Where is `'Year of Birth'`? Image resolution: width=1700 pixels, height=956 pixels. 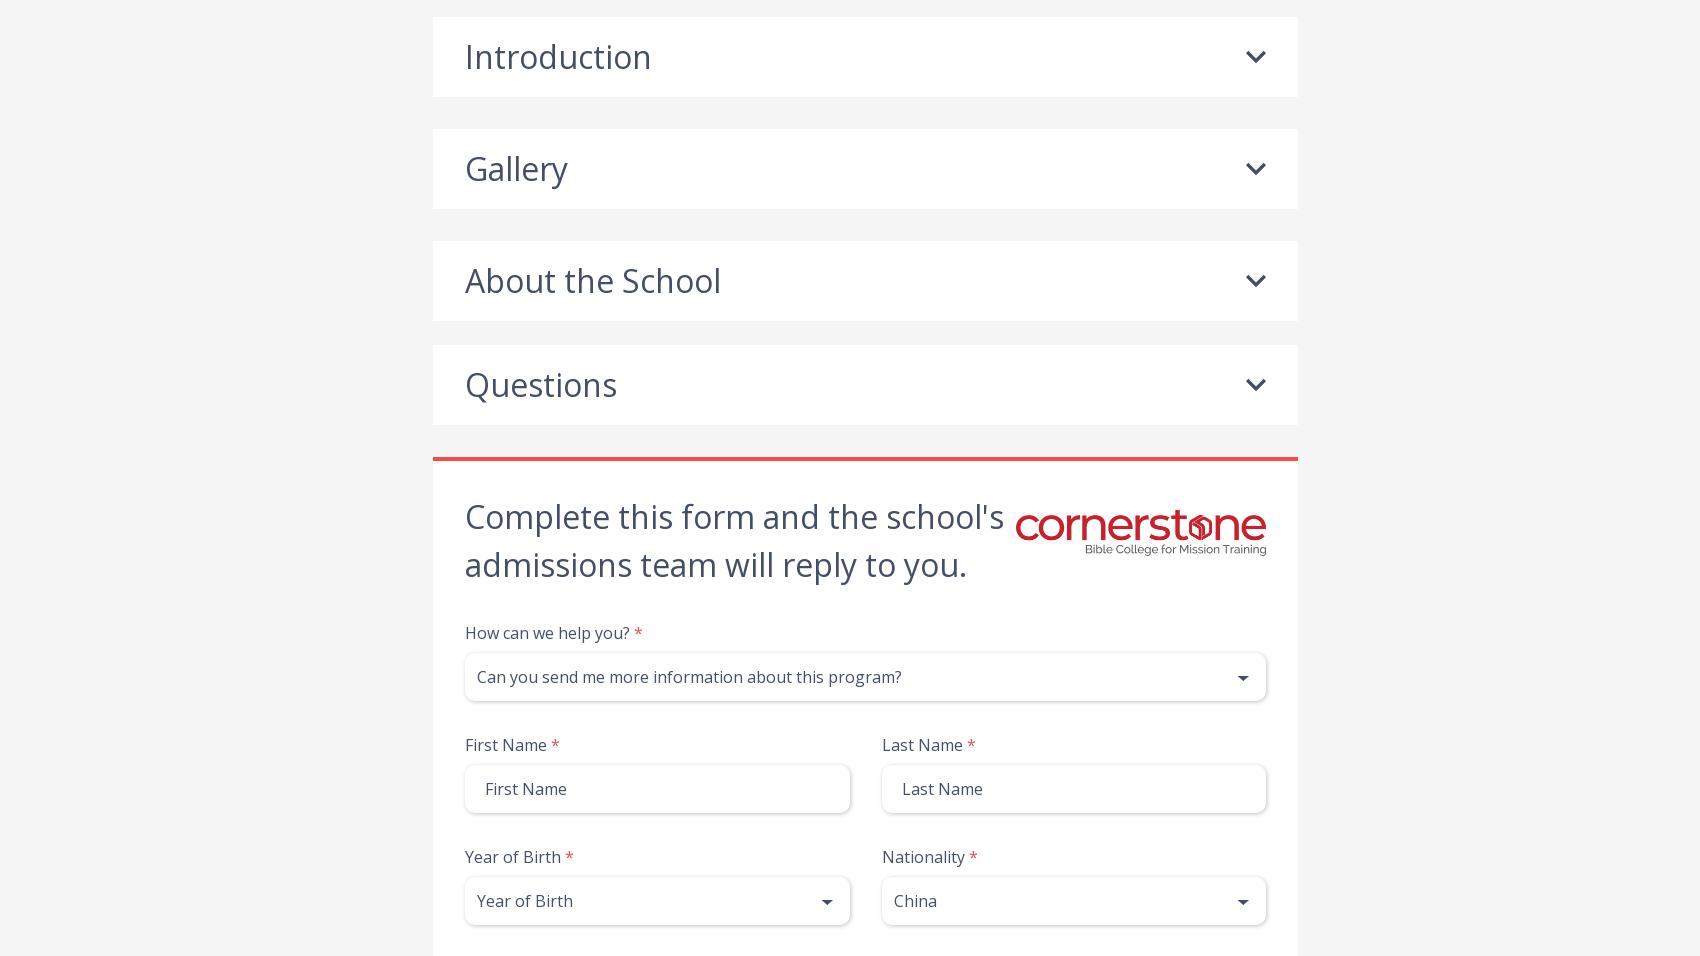
'Year of Birth' is located at coordinates (513, 856).